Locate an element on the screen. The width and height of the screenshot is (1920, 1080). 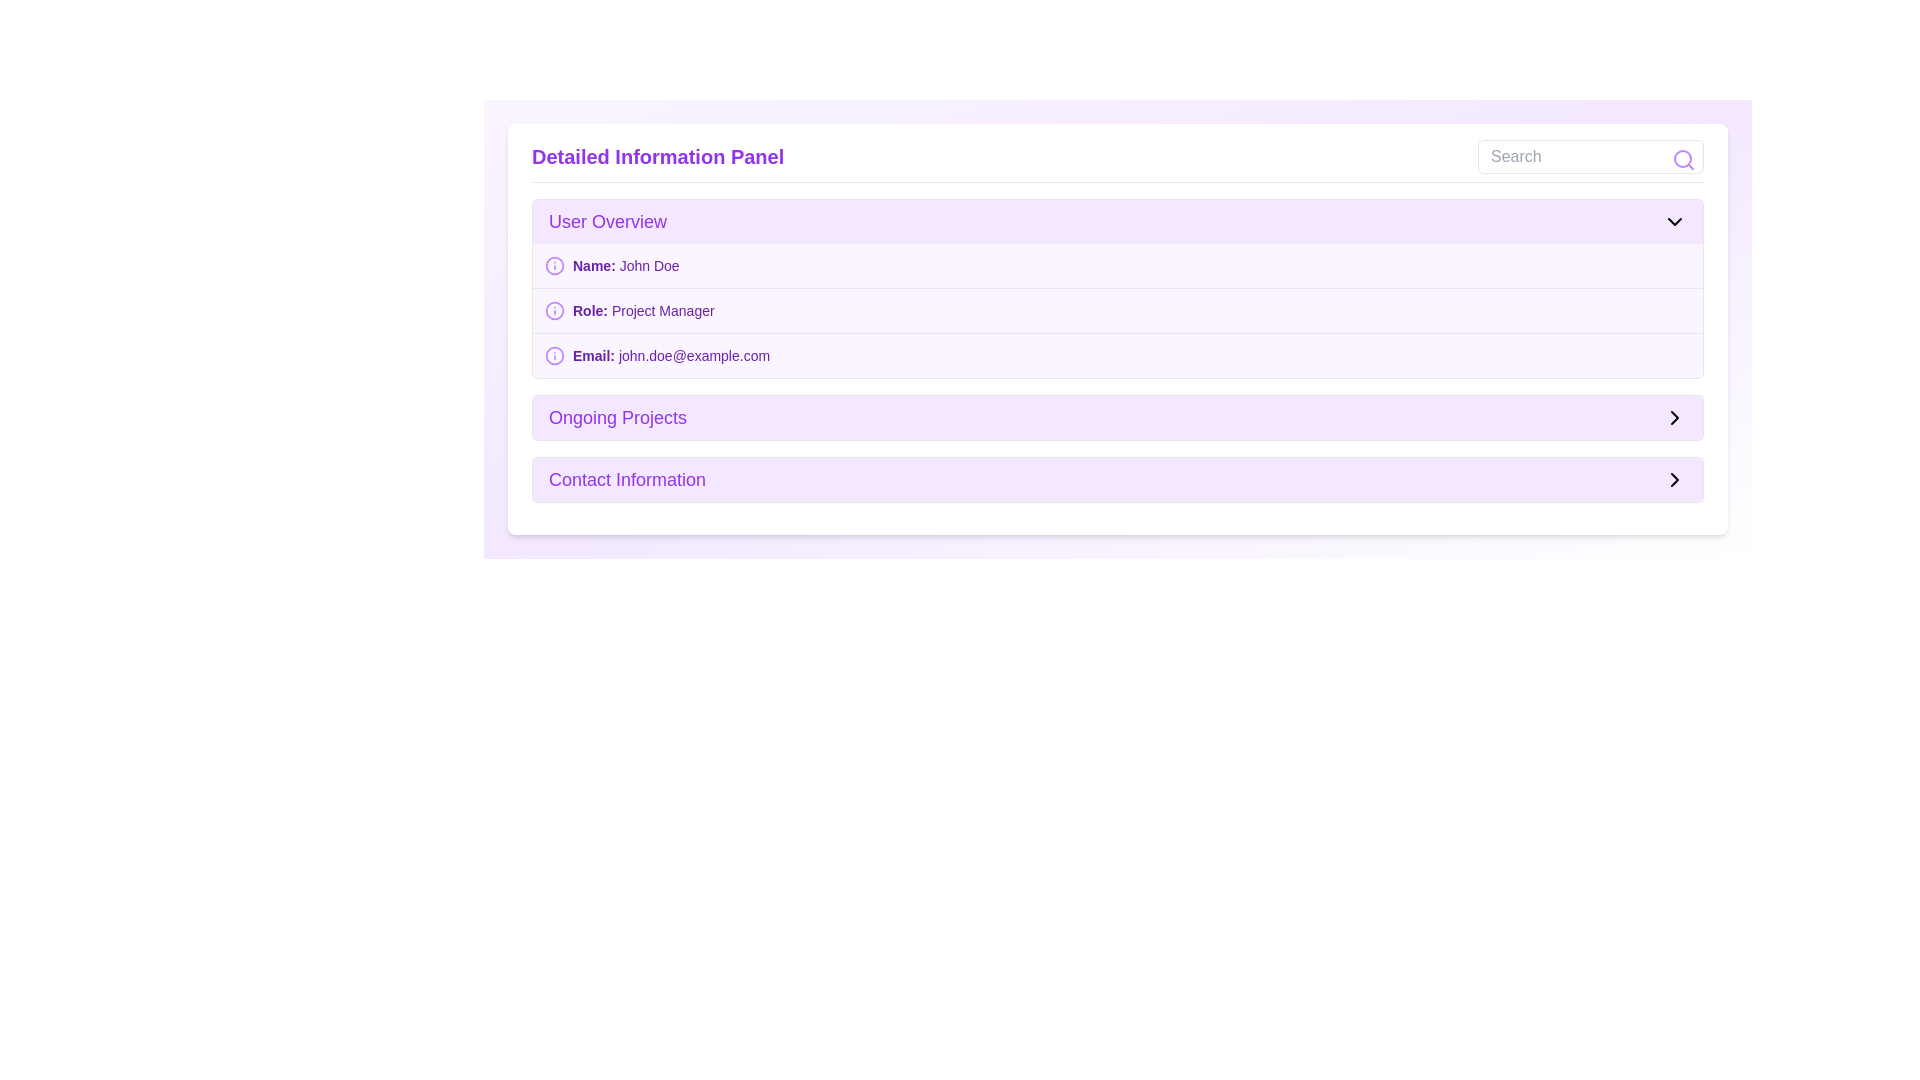
the small circular icon with a purple outline located to the left of 'Name: John Doe' in the 'User Overview' section of the 'Detailed Information Panel' is located at coordinates (555, 265).